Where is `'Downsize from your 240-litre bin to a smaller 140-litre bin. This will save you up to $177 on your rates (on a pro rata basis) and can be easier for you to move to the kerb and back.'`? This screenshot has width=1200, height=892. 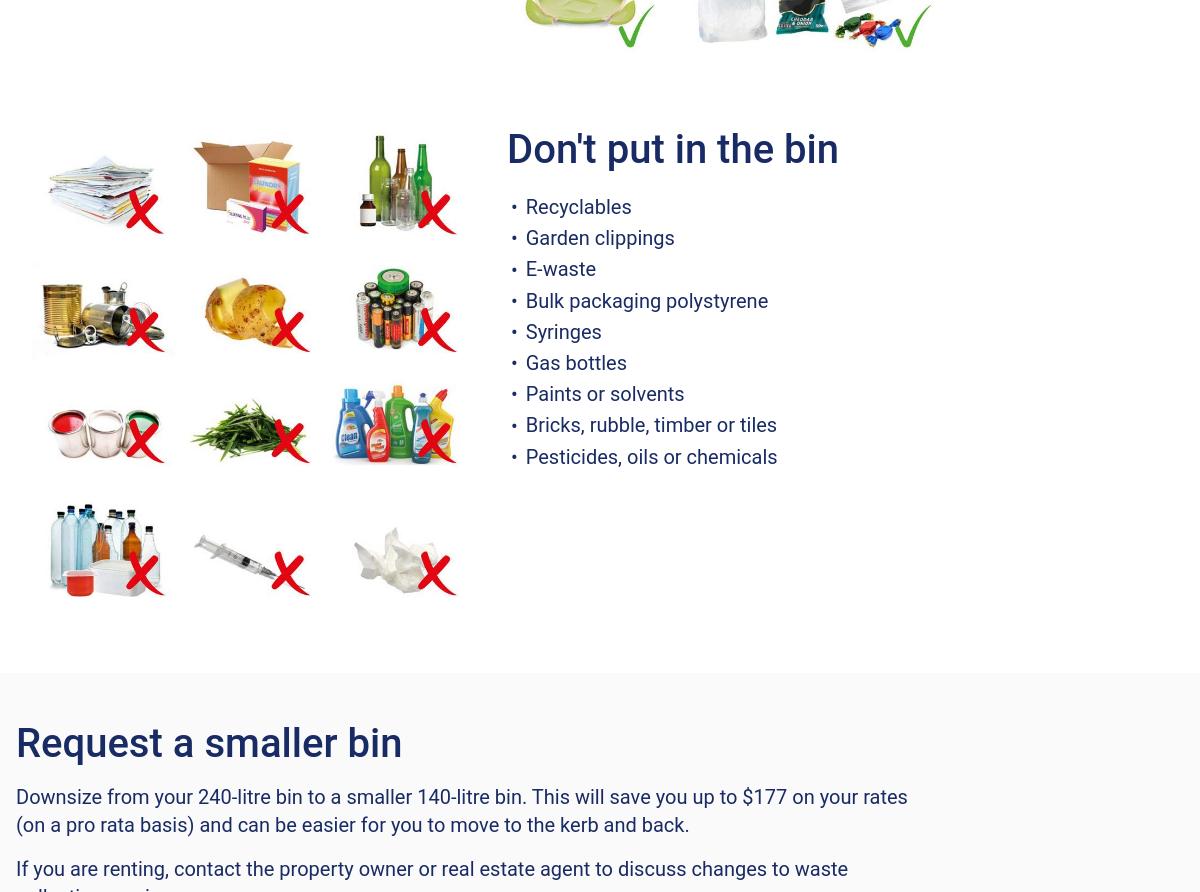 'Downsize from your 240-litre bin to a smaller 140-litre bin. This will save you up to $177 on your rates (on a pro rata basis) and can be easier for you to move to the kerb and back.' is located at coordinates (460, 809).